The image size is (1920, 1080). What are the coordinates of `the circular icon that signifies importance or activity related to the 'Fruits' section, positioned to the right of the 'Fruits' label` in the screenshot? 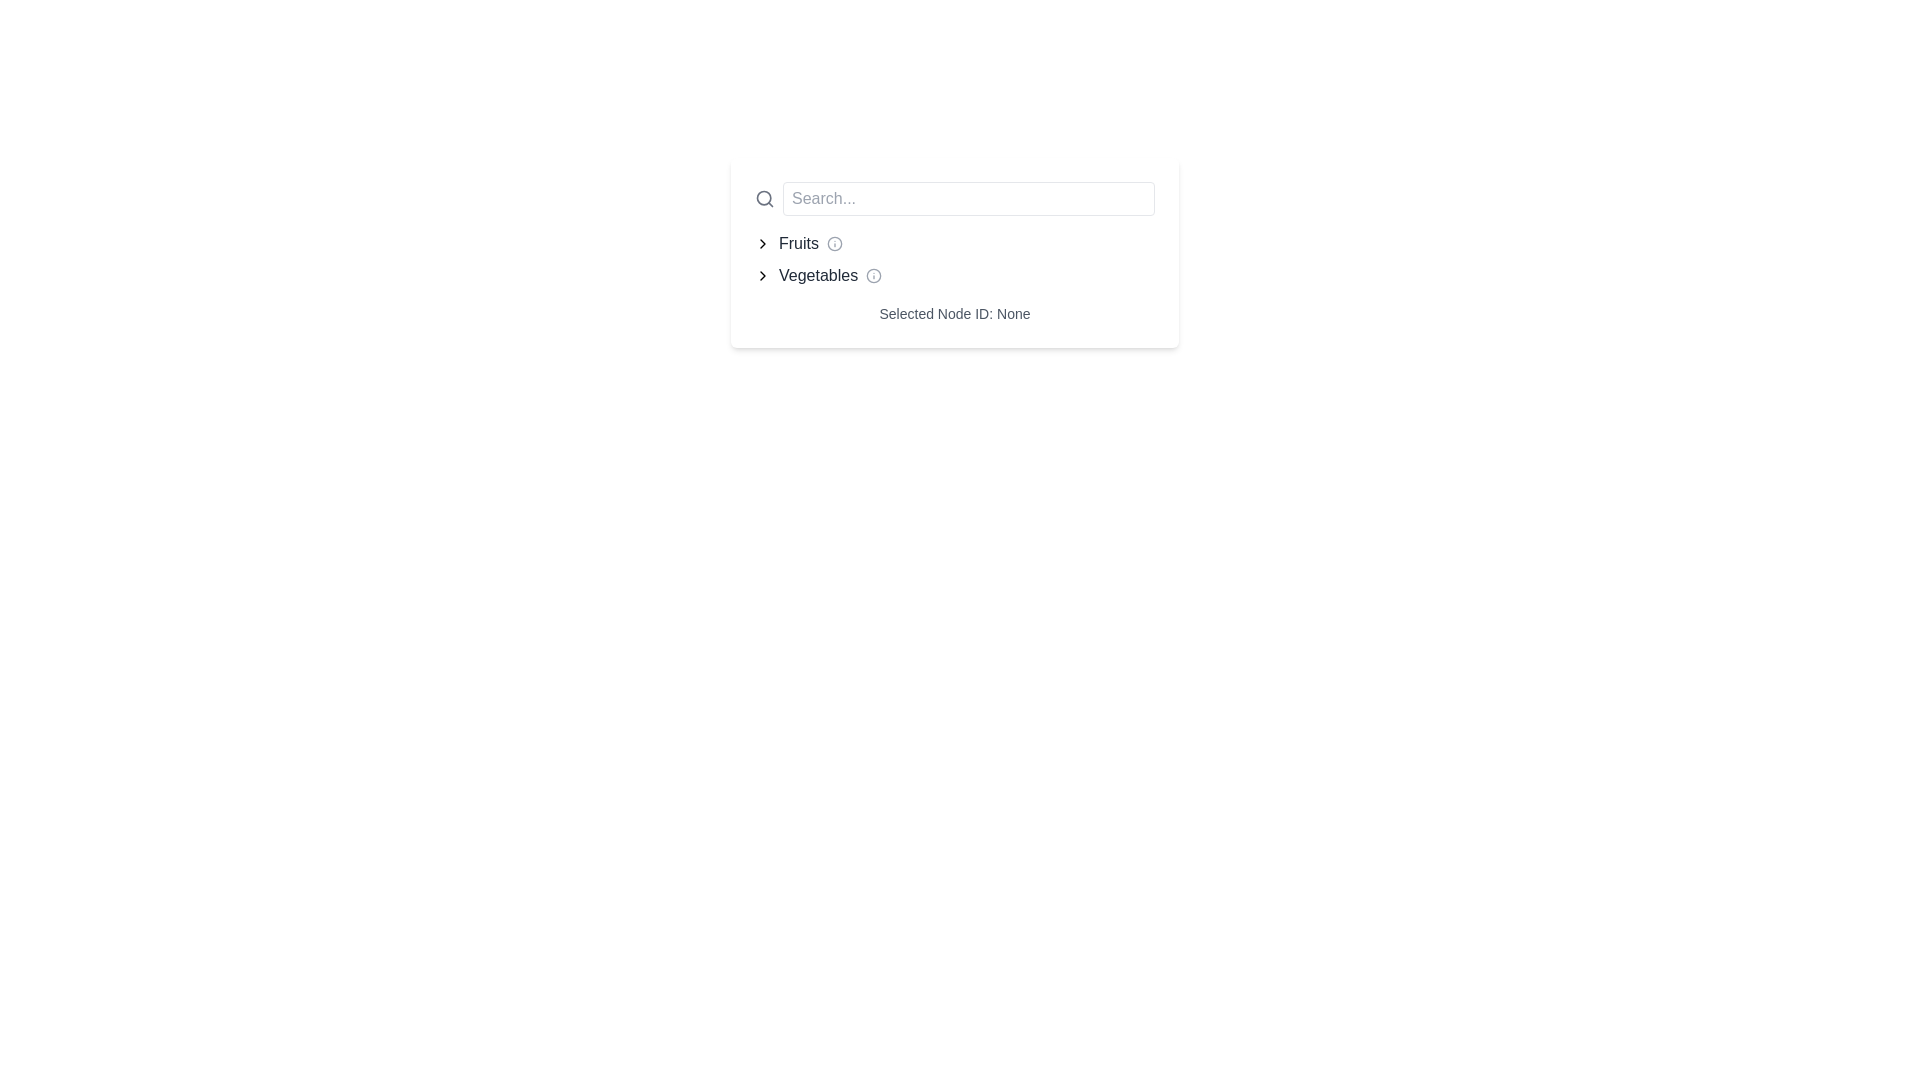 It's located at (835, 242).